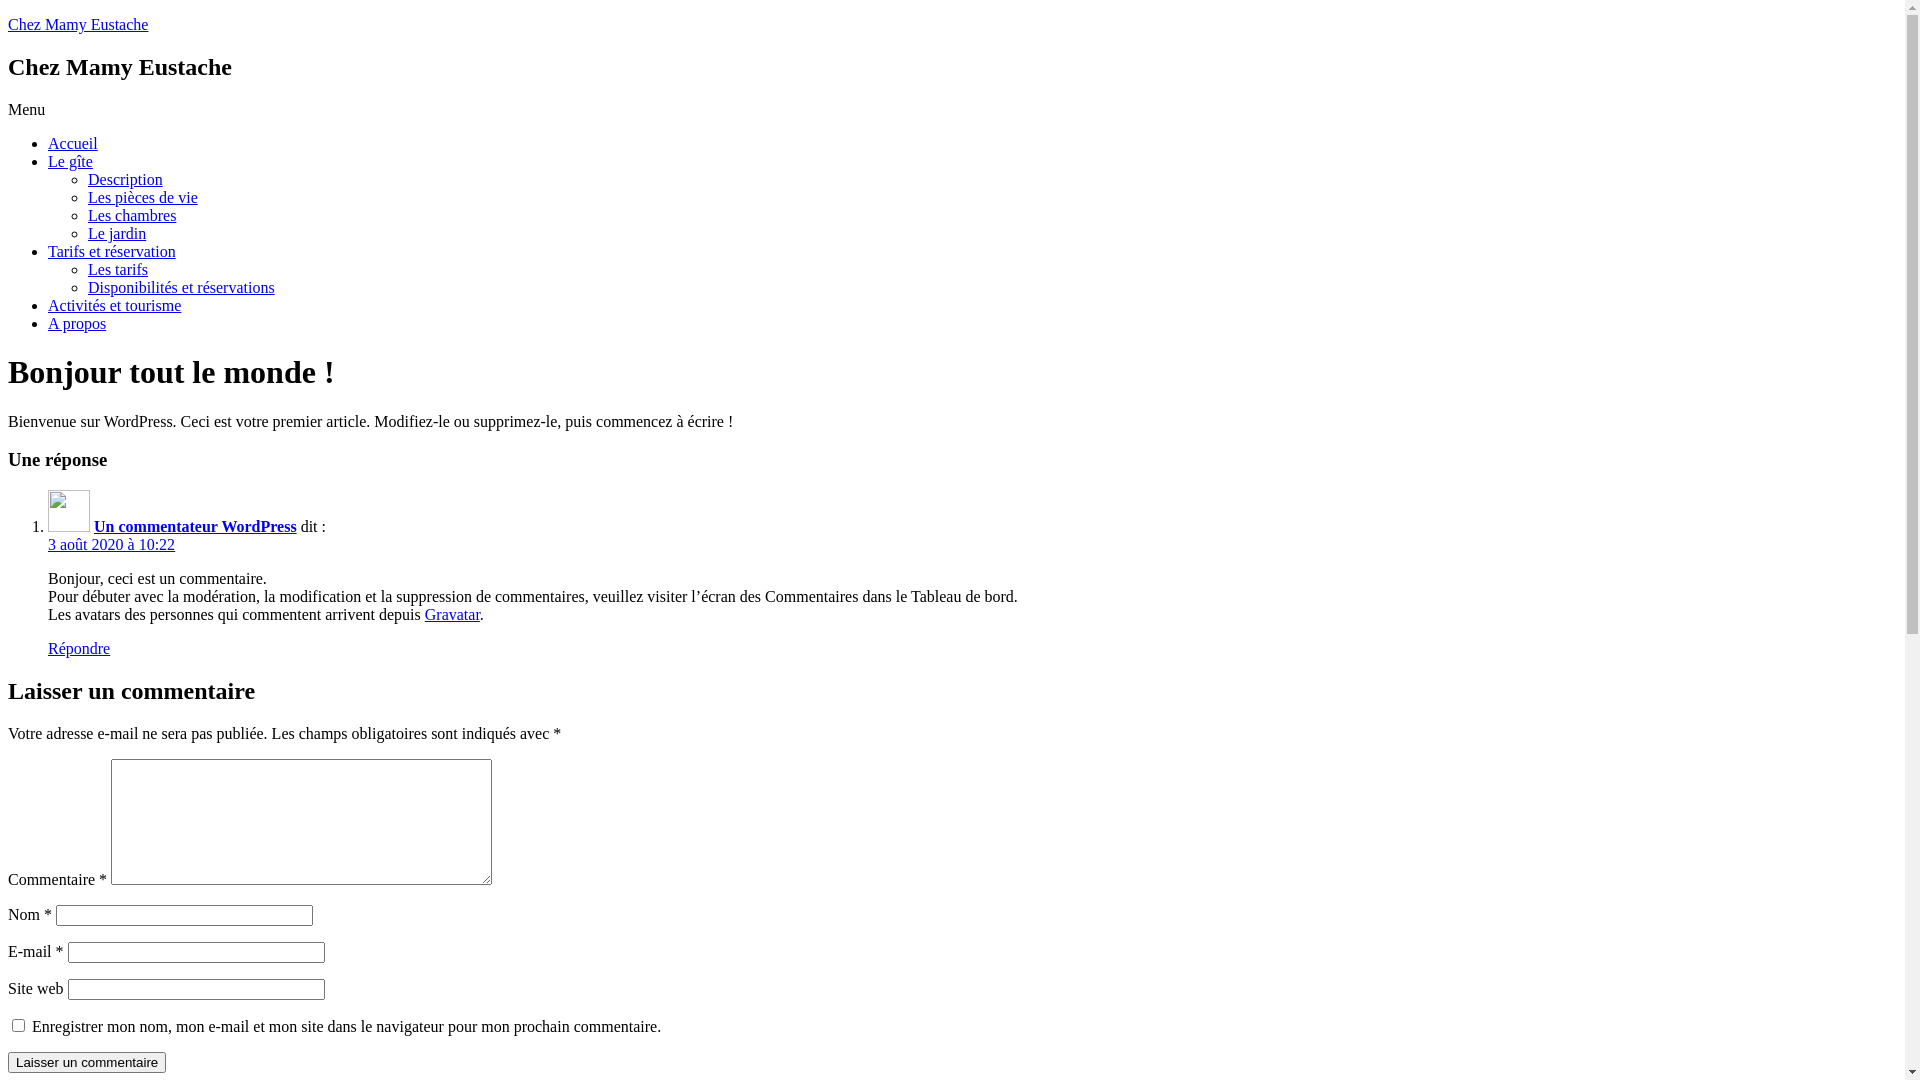  Describe the element at coordinates (77, 24) in the screenshot. I see `'Chez Mamy Eustache'` at that location.